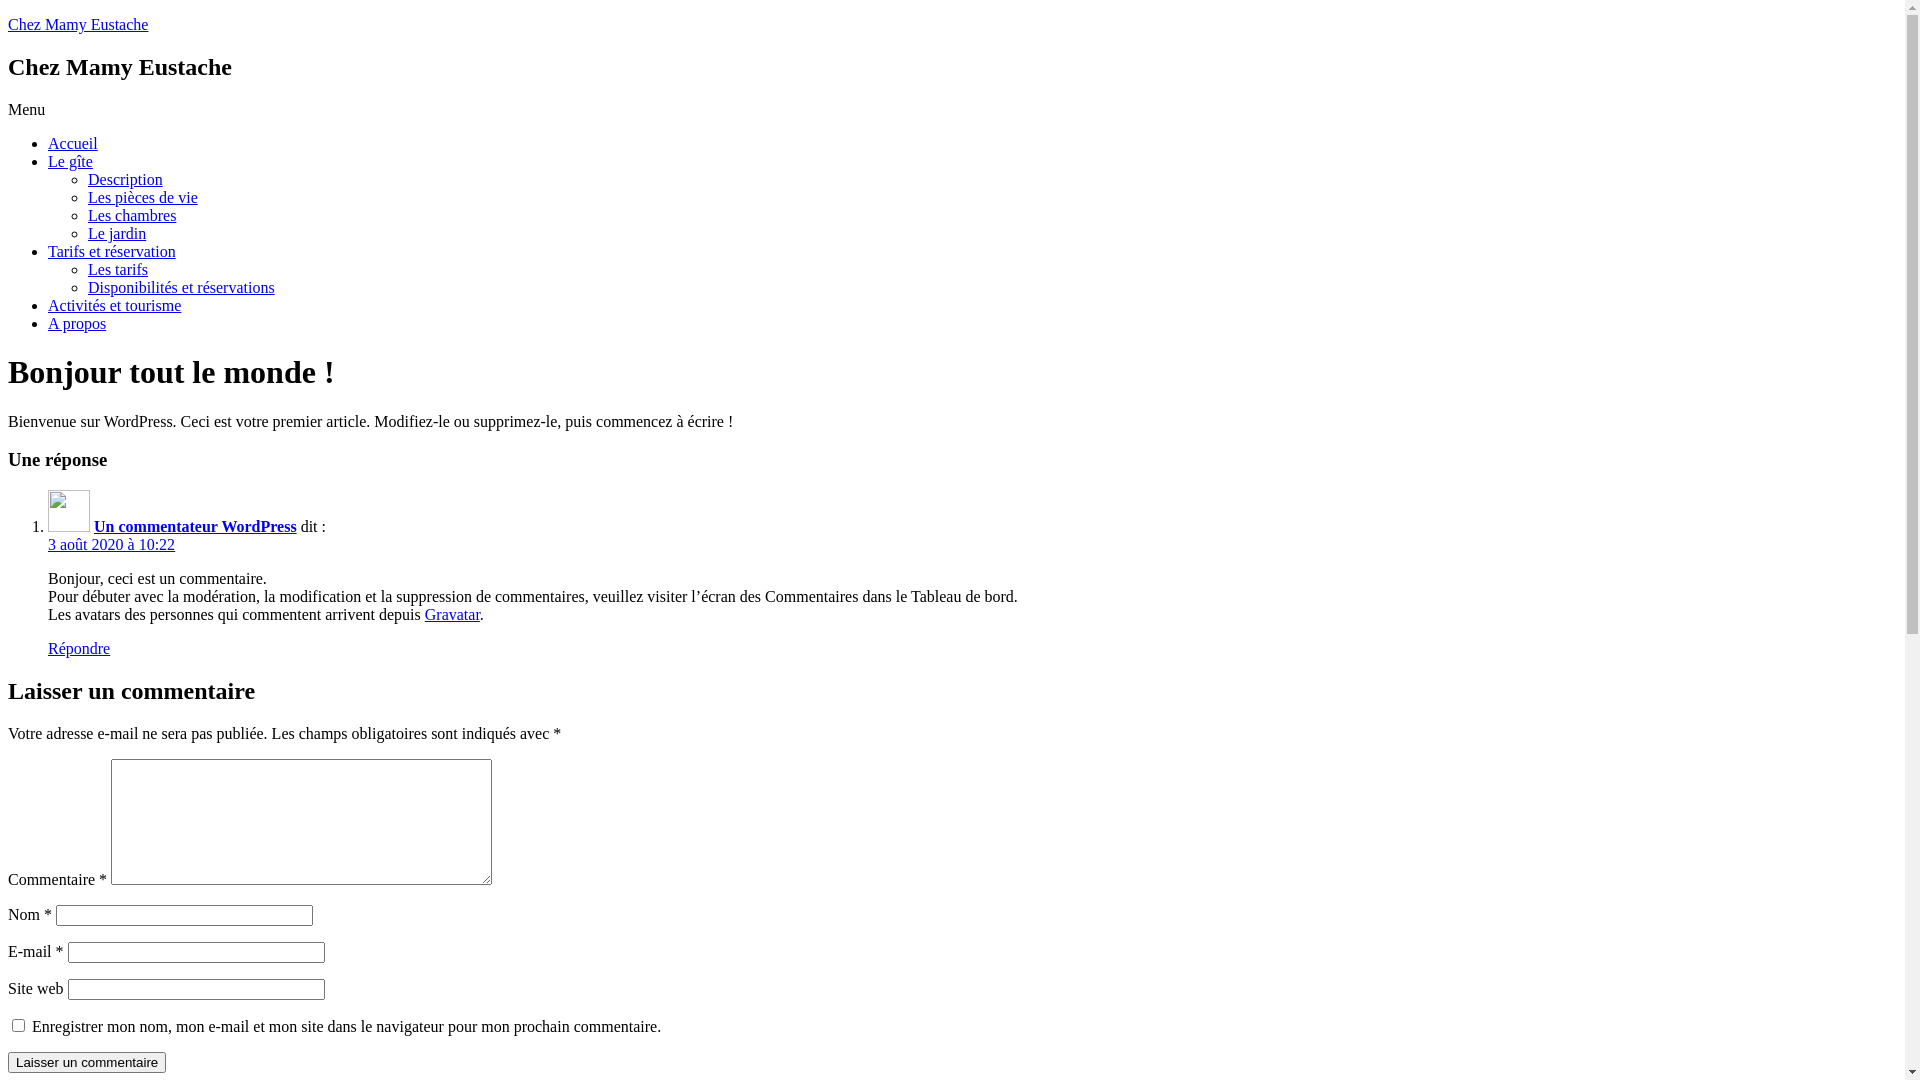  Describe the element at coordinates (77, 24) in the screenshot. I see `'Chez Mamy Eustache'` at that location.